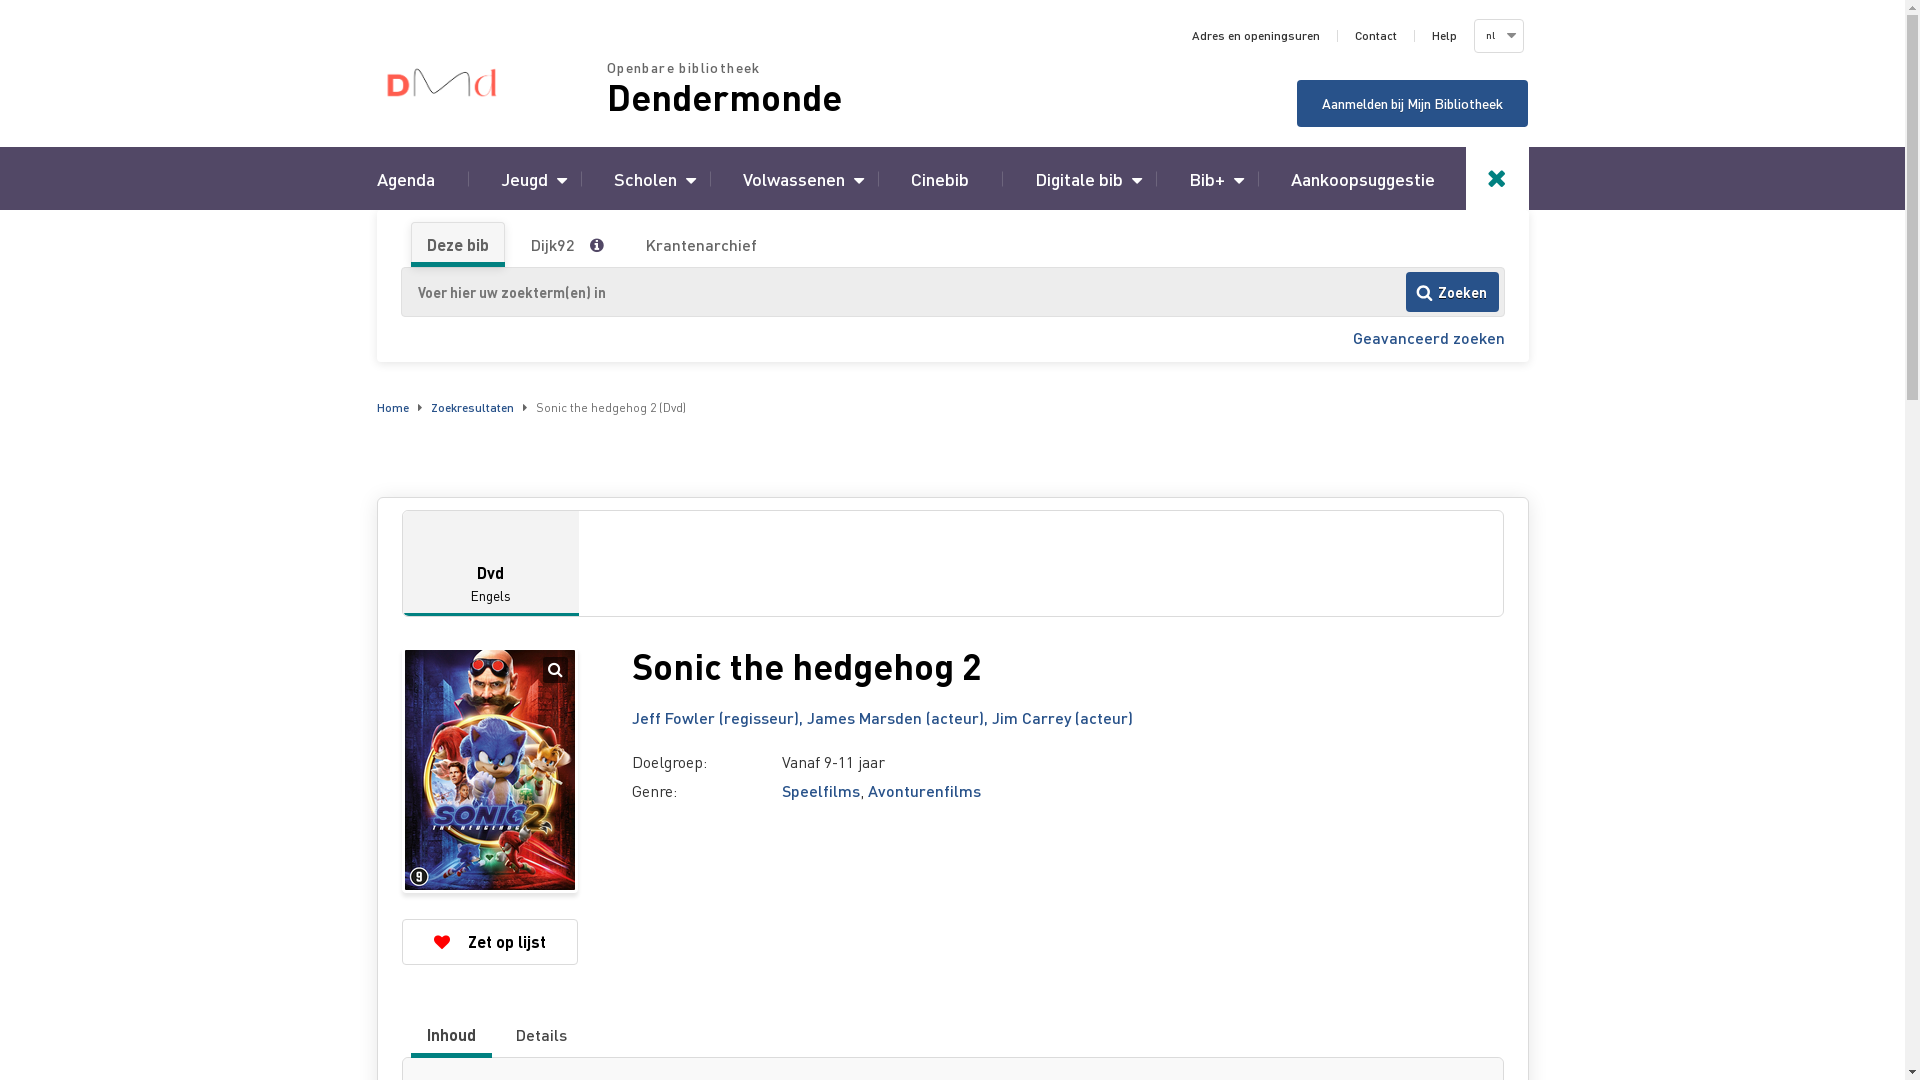  I want to click on 'Zet op lijst', so click(489, 941).